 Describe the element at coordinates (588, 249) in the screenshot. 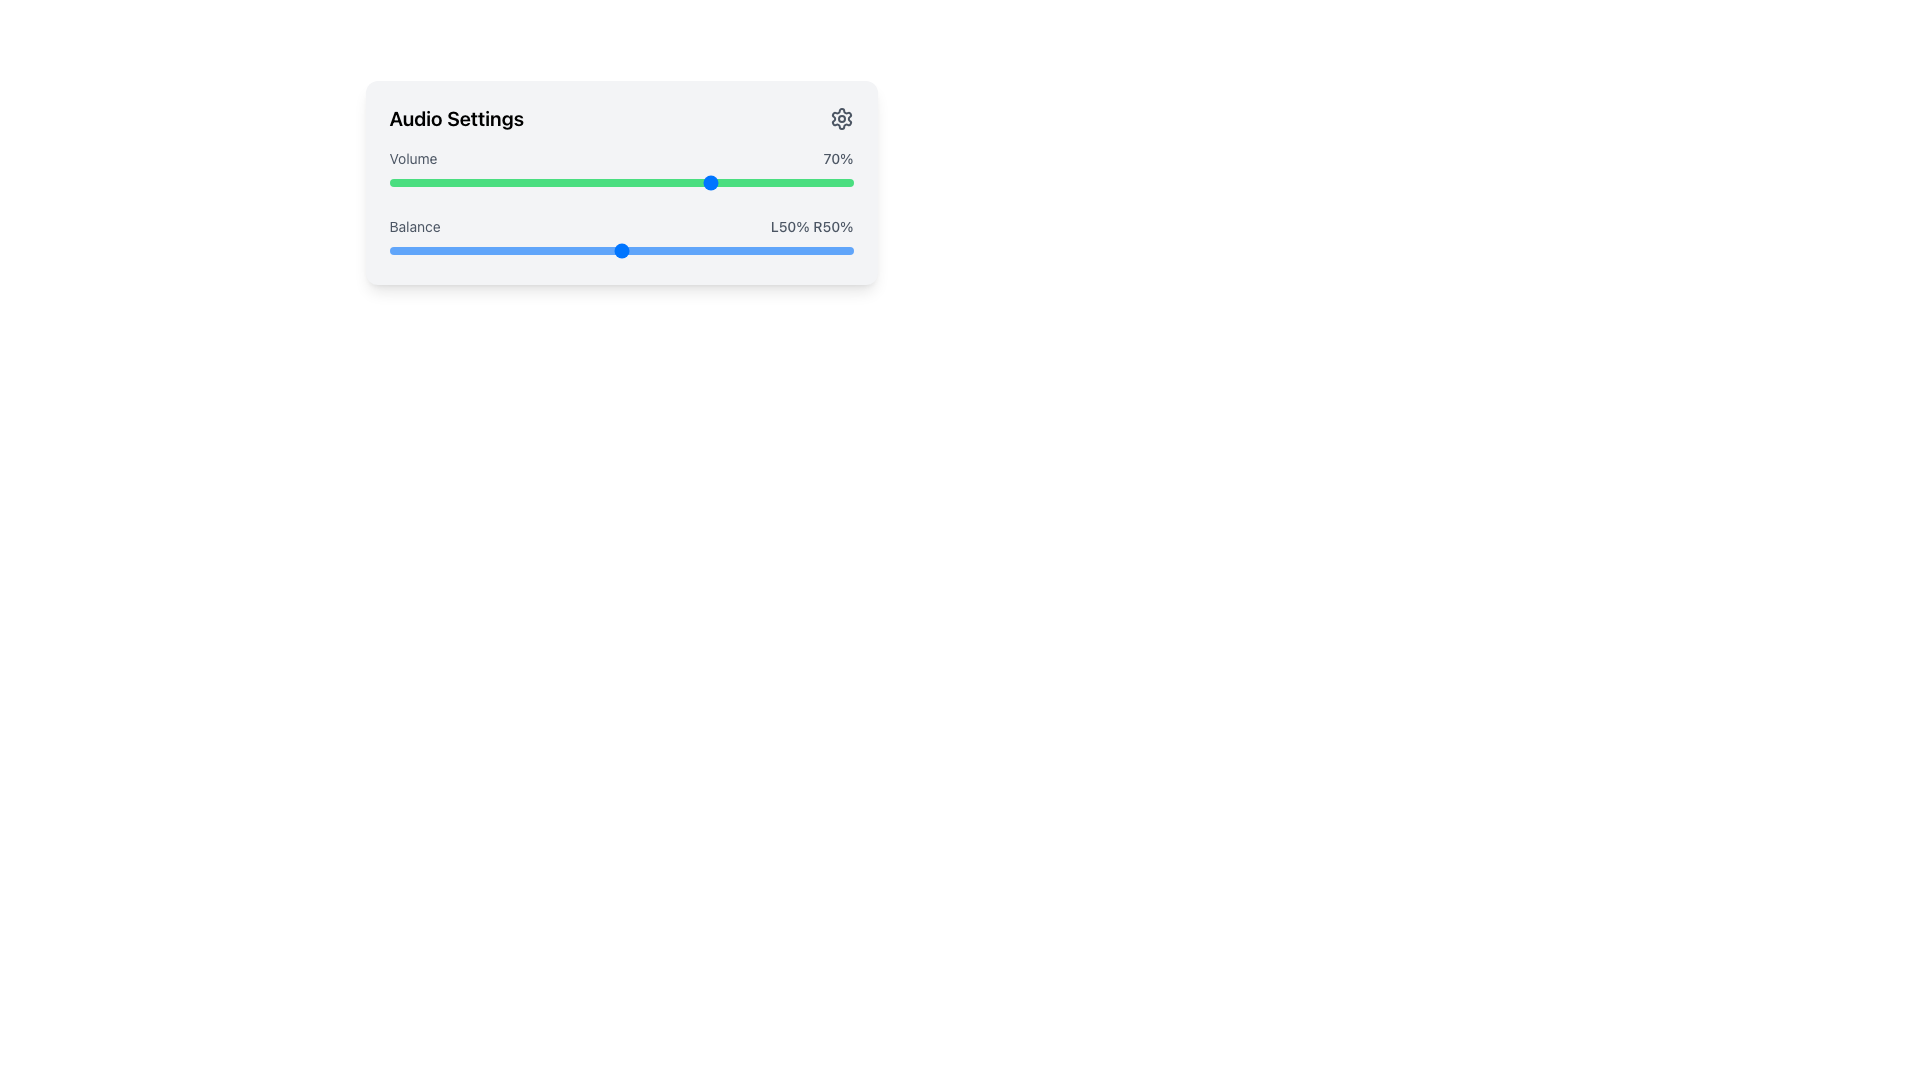

I see `the balance` at that location.